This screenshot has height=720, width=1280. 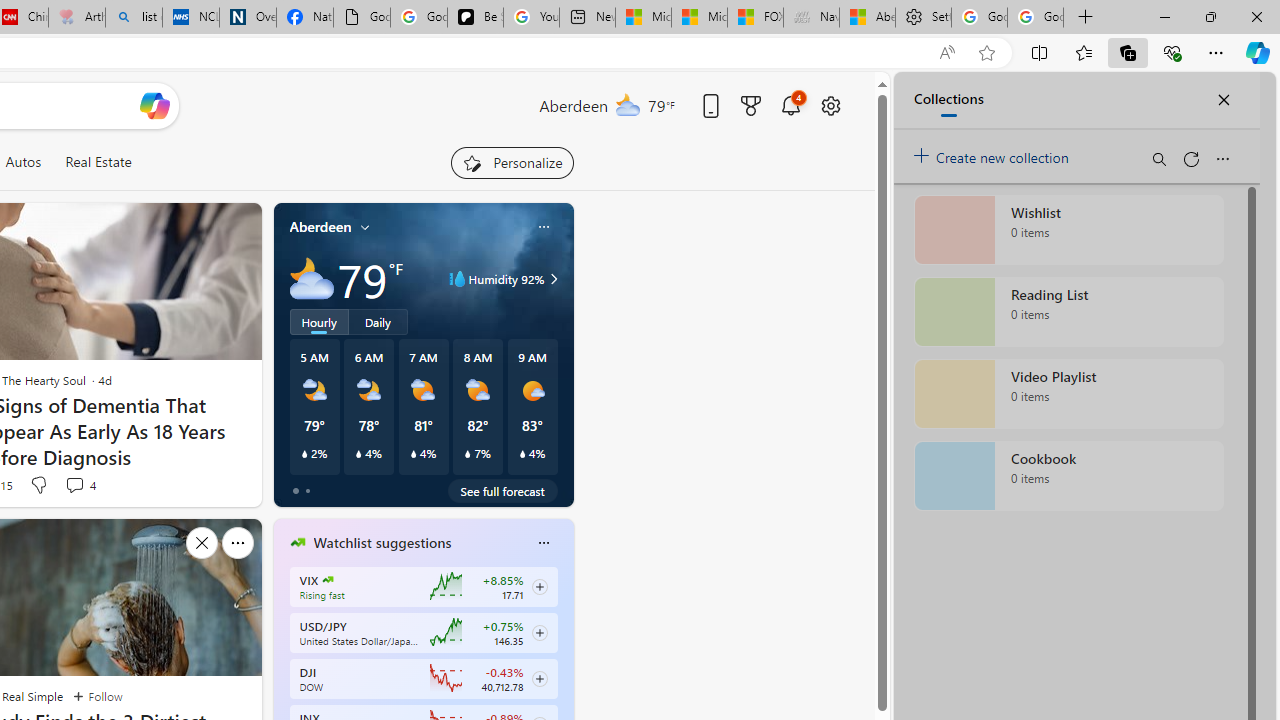 What do you see at coordinates (294, 491) in the screenshot?
I see `'tab-0'` at bounding box center [294, 491].